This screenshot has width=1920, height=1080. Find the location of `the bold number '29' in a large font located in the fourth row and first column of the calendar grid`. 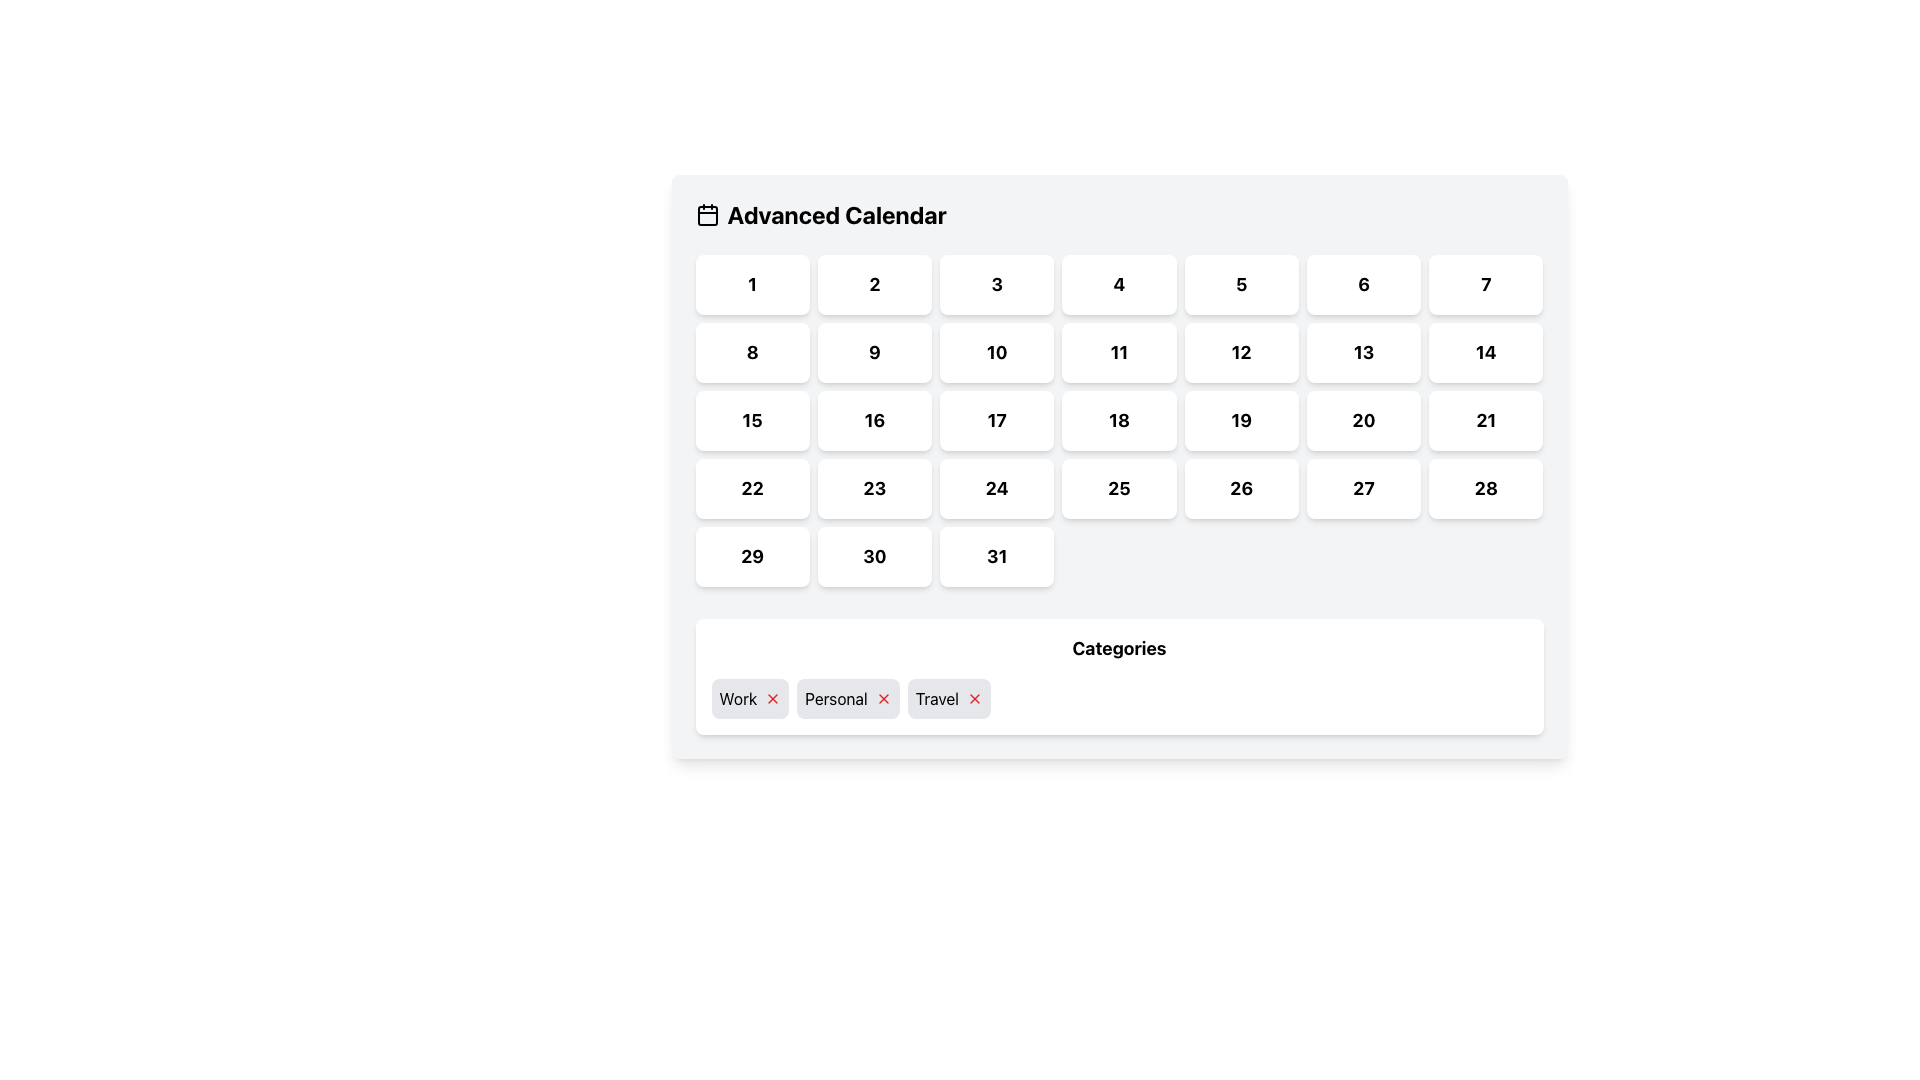

the bold number '29' in a large font located in the fourth row and first column of the calendar grid is located at coordinates (751, 556).